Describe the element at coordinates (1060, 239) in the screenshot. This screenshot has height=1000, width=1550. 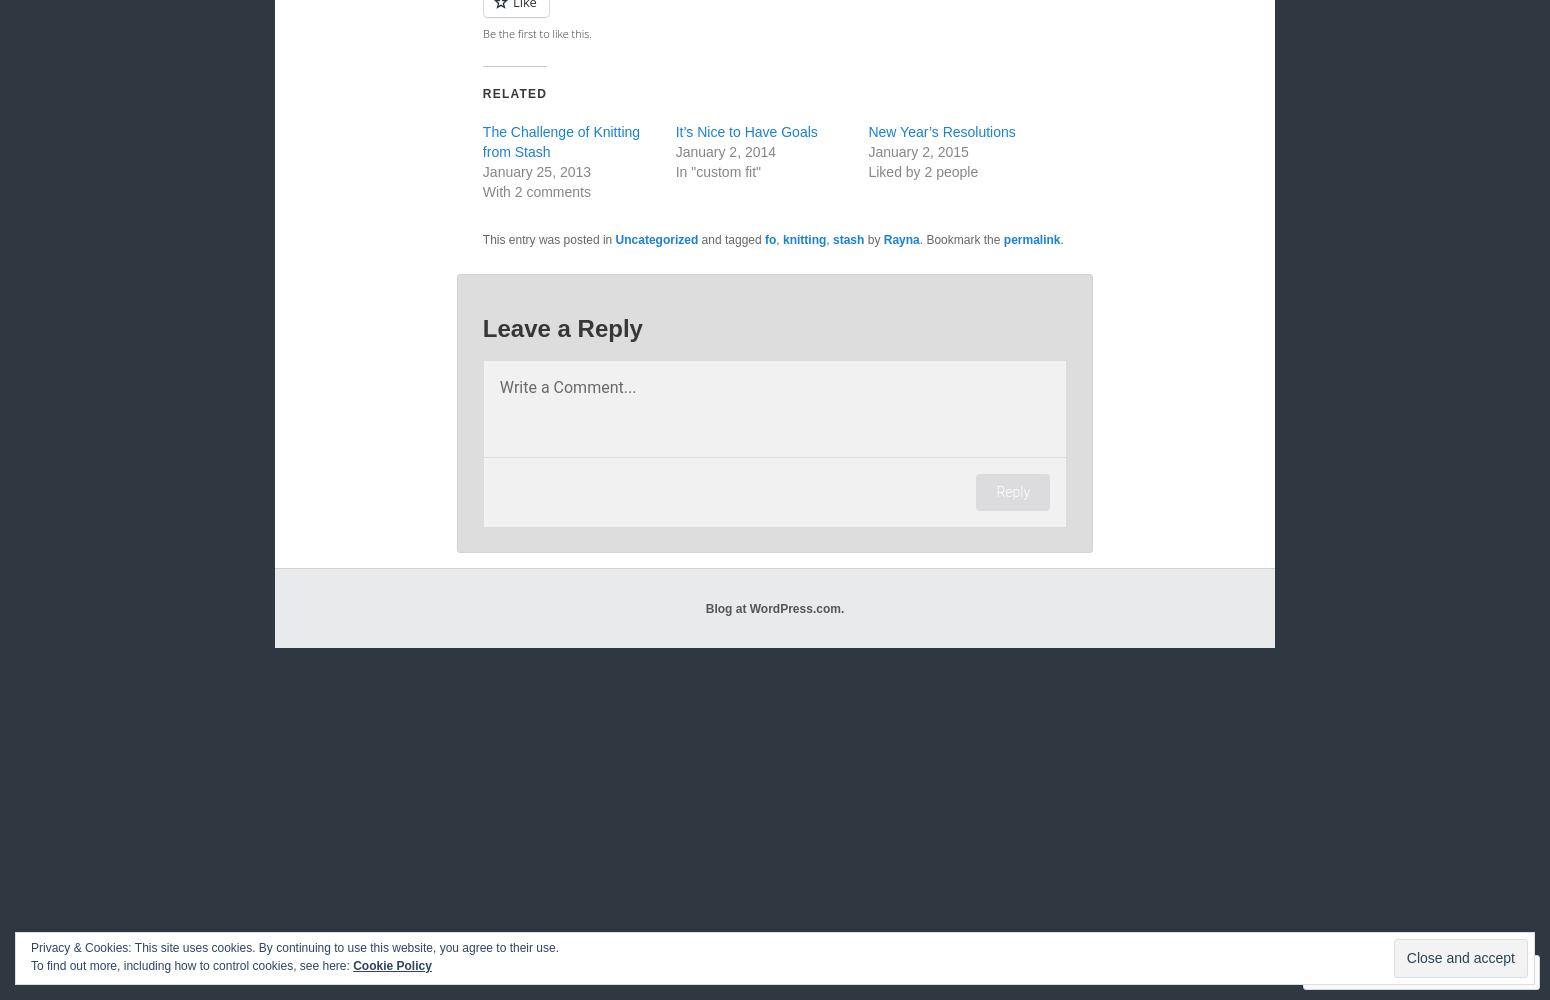
I see `'.'` at that location.